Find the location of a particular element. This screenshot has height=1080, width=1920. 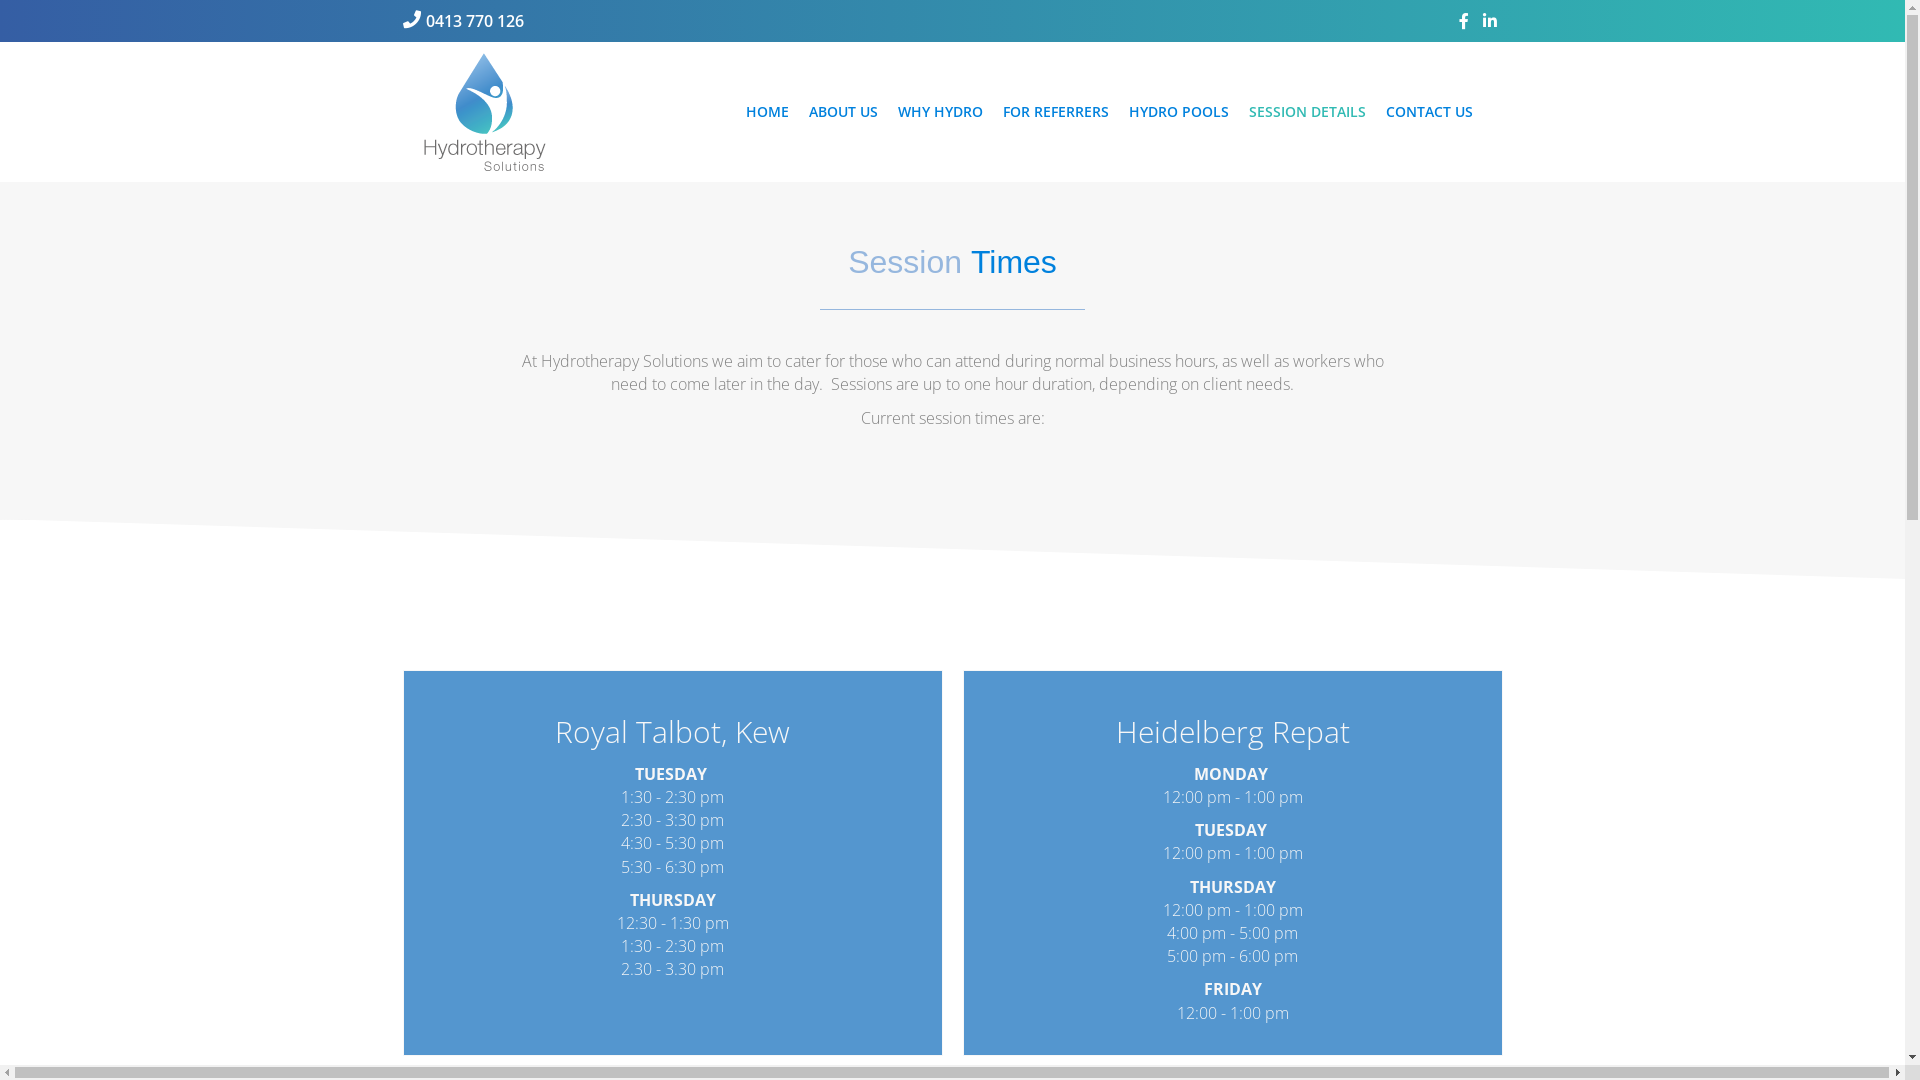

'SESSION DETAILS' is located at coordinates (1306, 111).